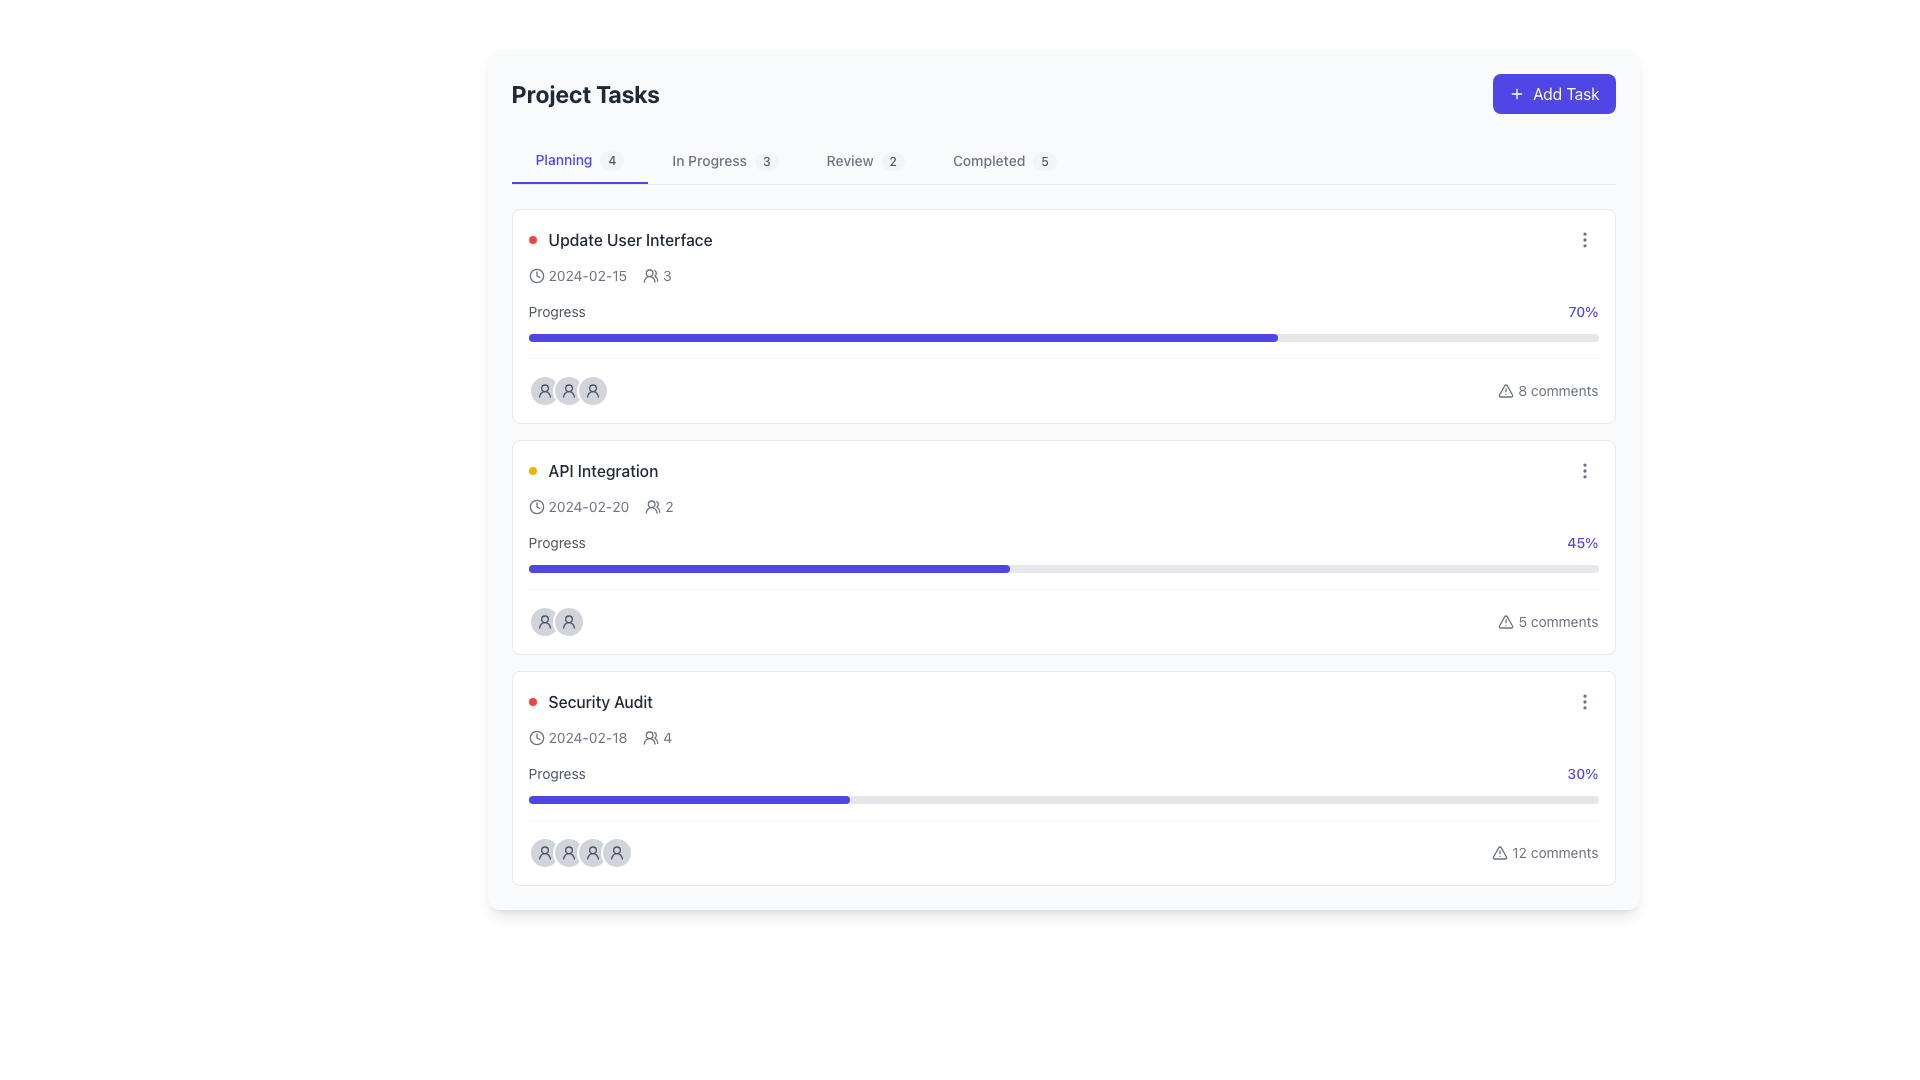  I want to click on displayed text 'API Integration' from the text label located in the second task card in the 'Planning' section, positioned beneath 'Update User Interface' and above 'Security Audit', so click(592, 470).